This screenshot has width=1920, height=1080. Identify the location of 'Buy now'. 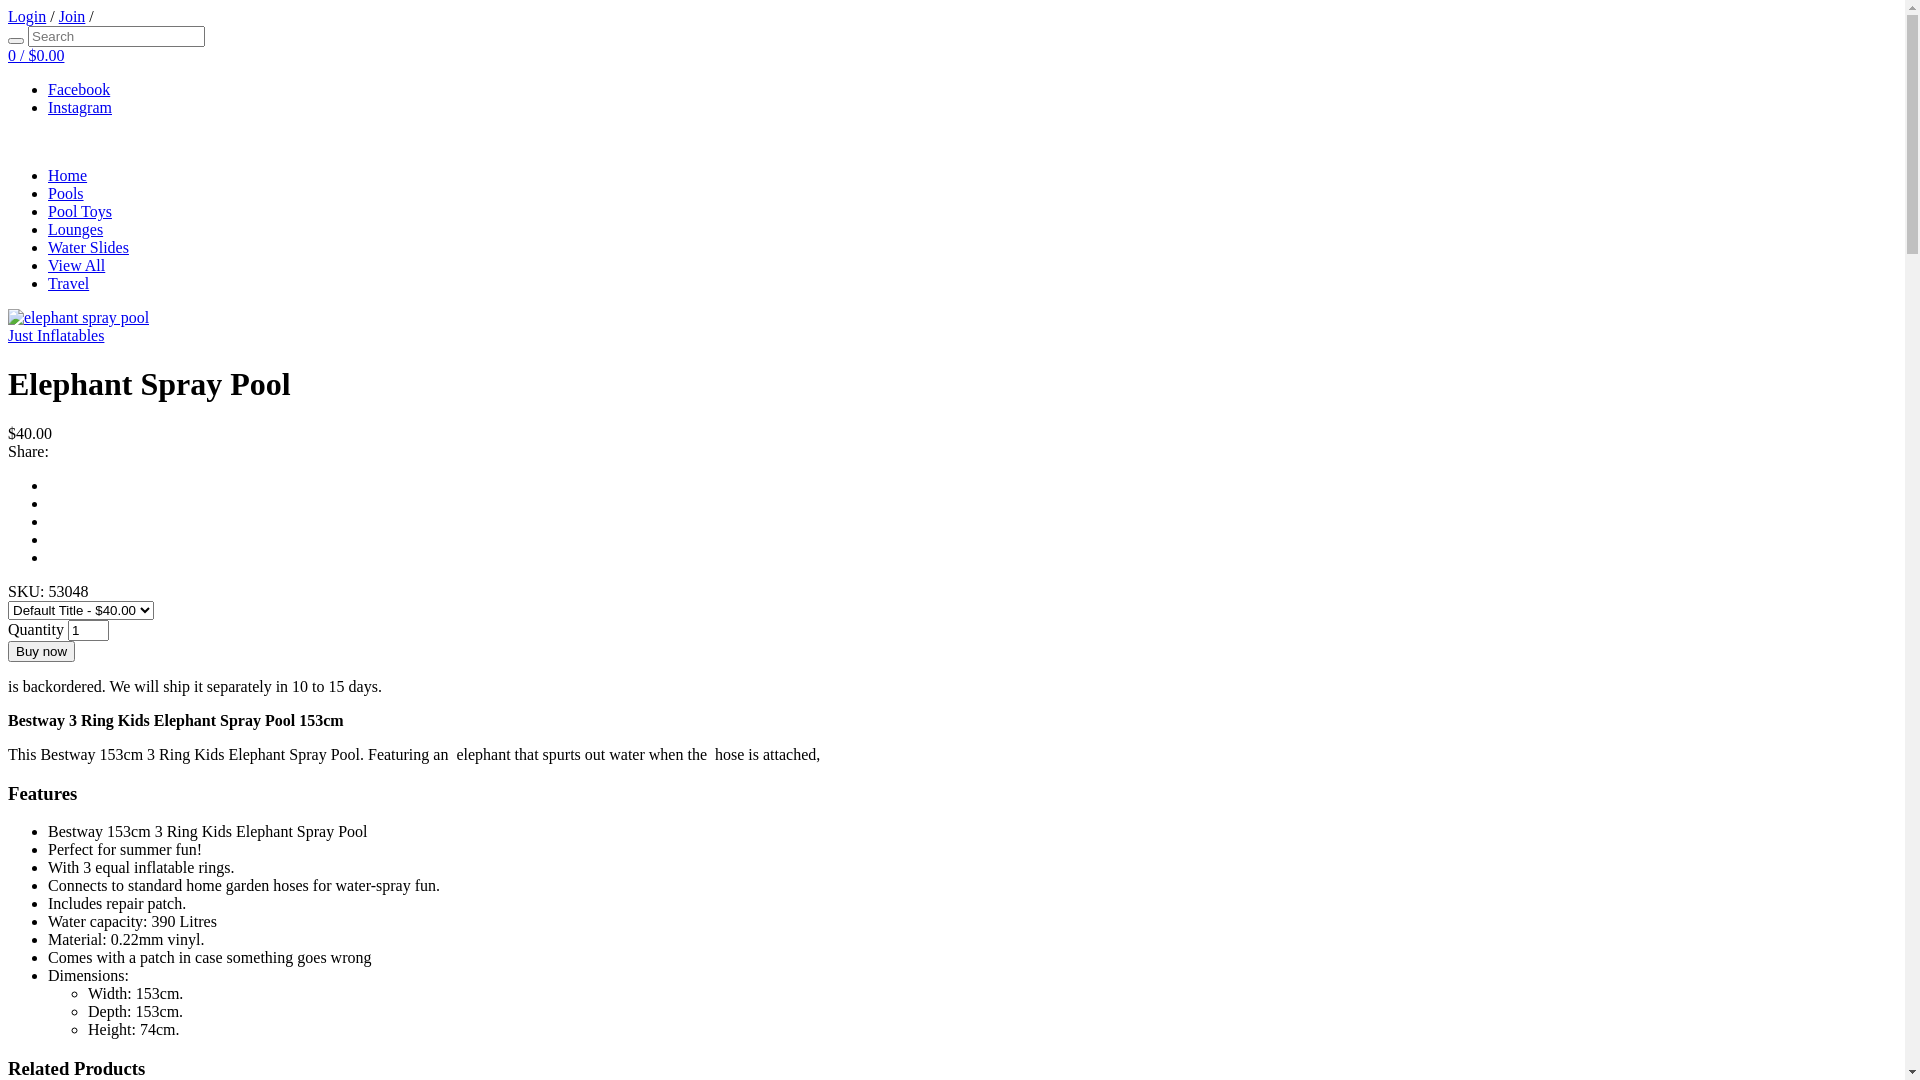
(41, 651).